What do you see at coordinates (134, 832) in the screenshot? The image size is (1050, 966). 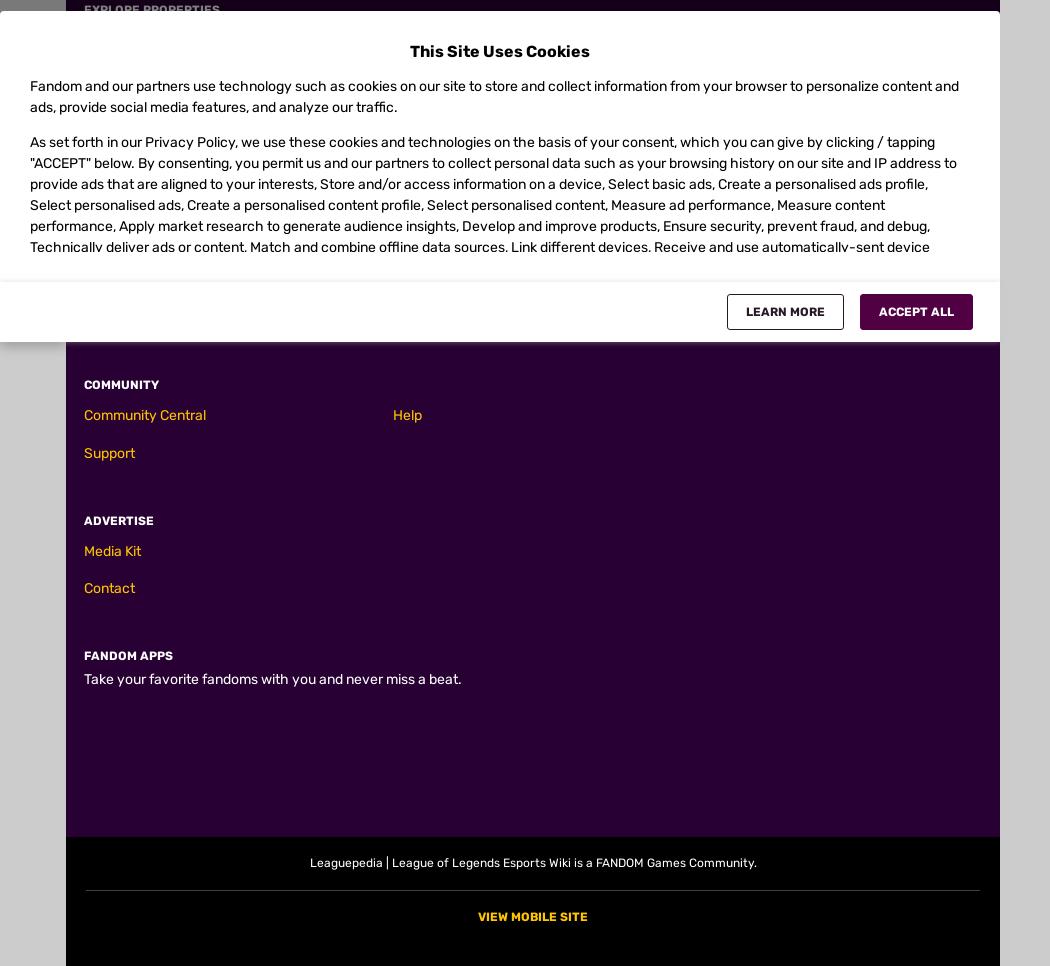 I see `'v6.3'` at bounding box center [134, 832].